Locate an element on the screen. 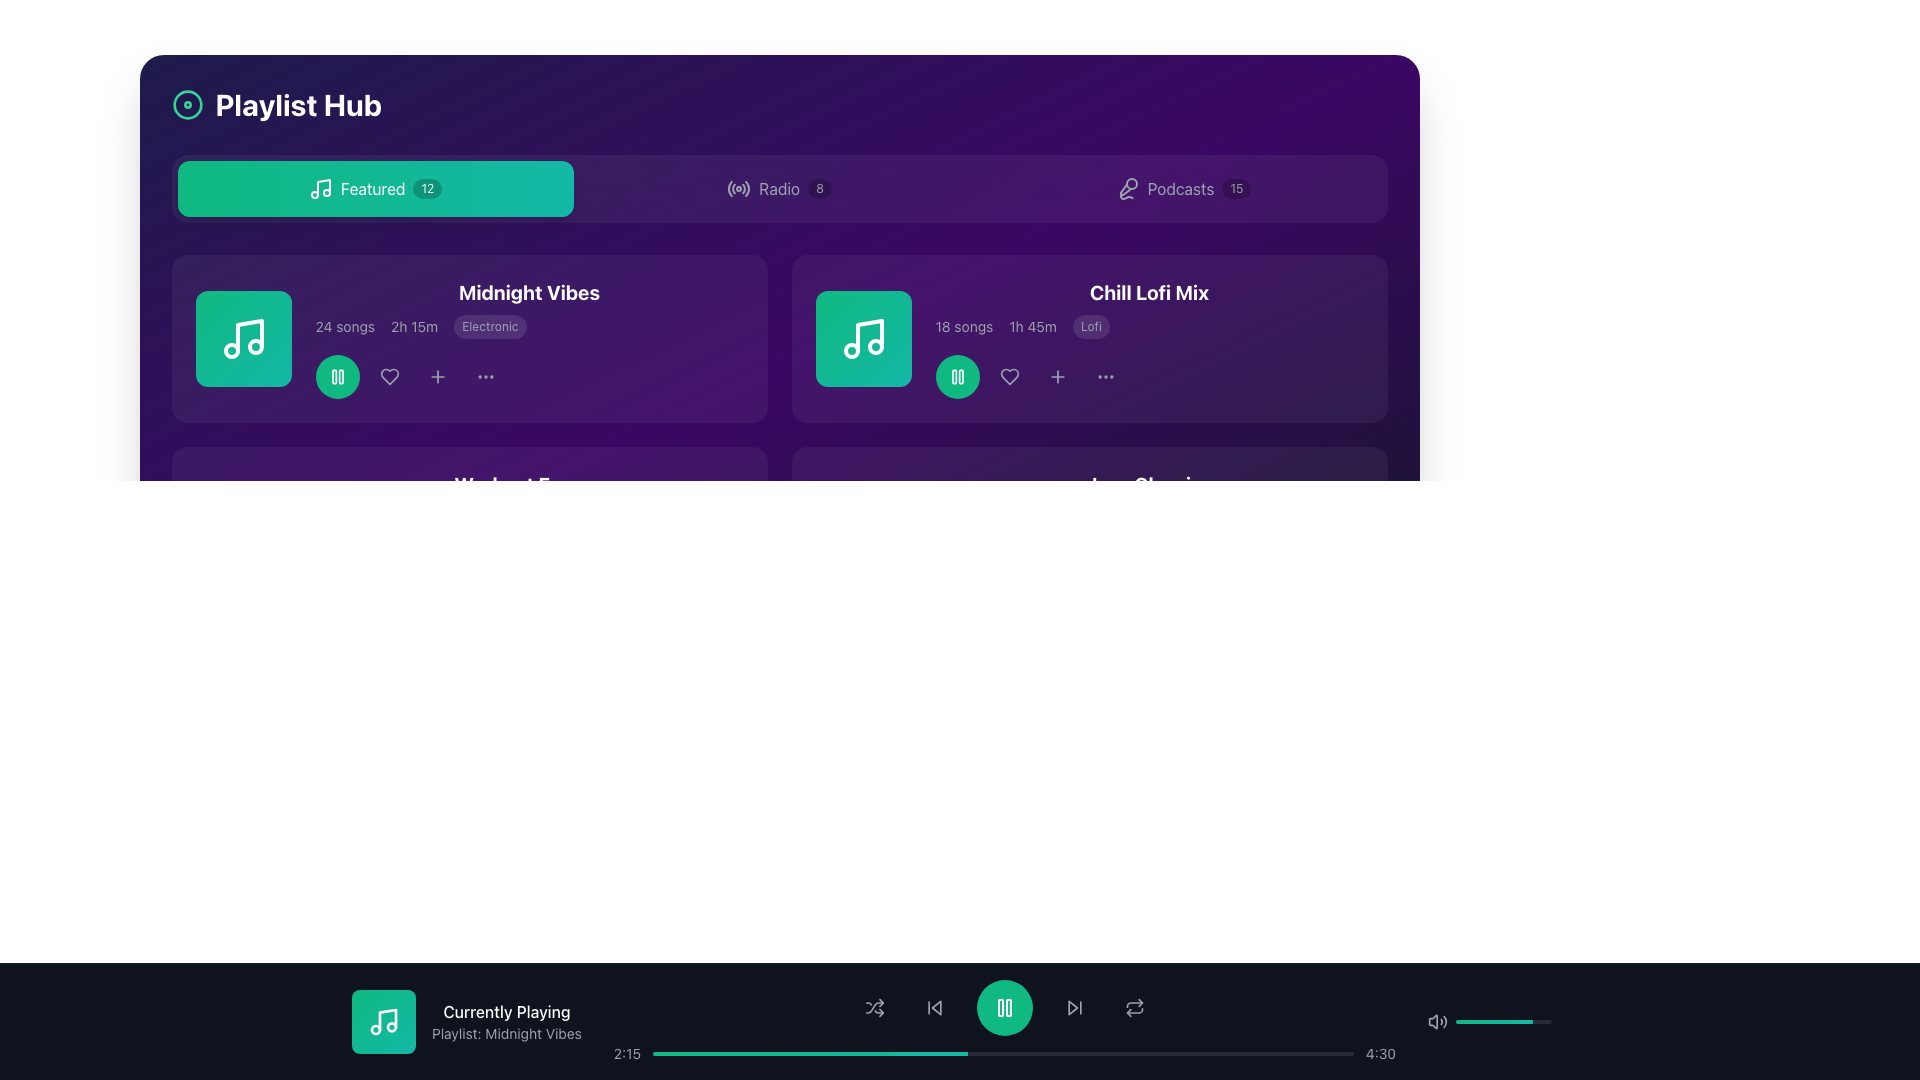 Image resolution: width=1920 pixels, height=1080 pixels. the Information Display Box displaying the playlist title 'Chill Lofi Mix' located in the 'Featured' section of the 'Playlist Hub' interface is located at coordinates (1149, 338).